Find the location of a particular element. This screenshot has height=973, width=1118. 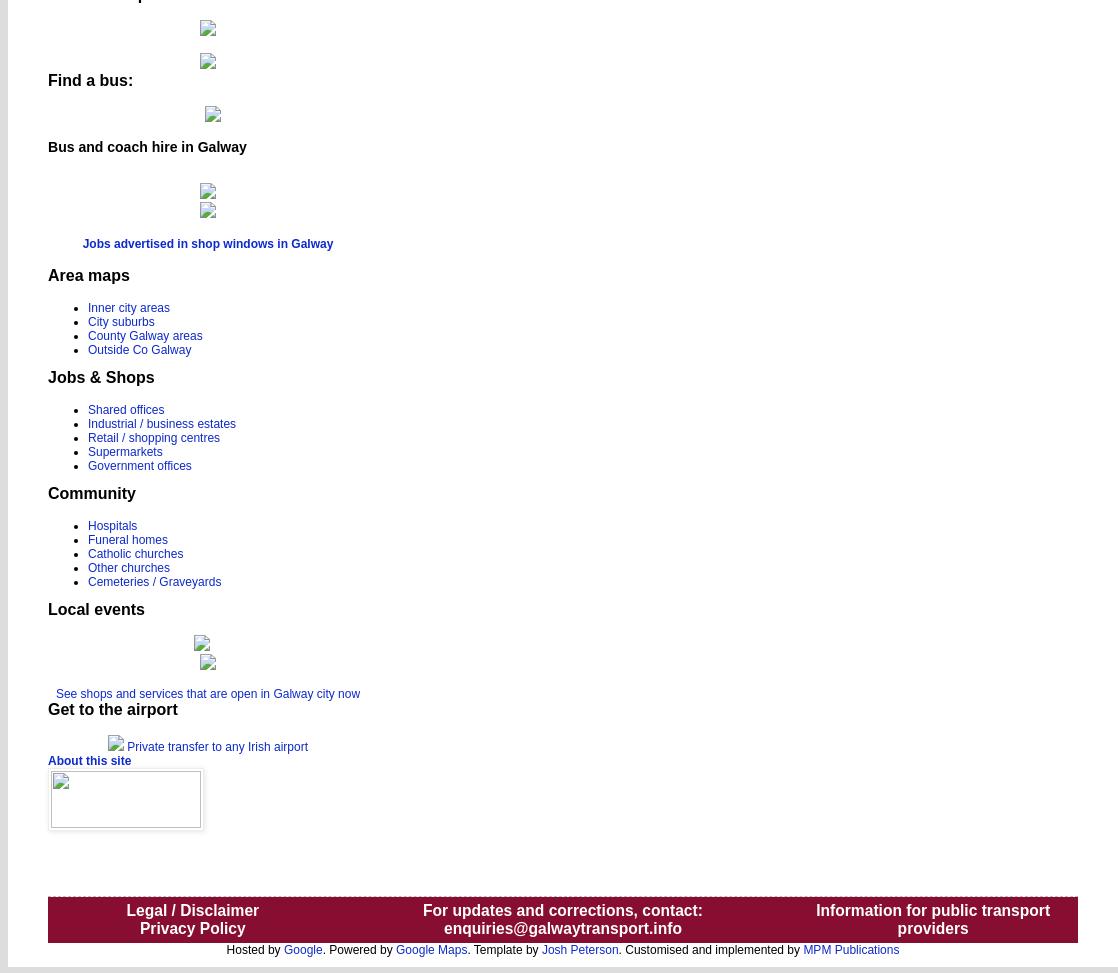

'Hospitals' is located at coordinates (112, 524).